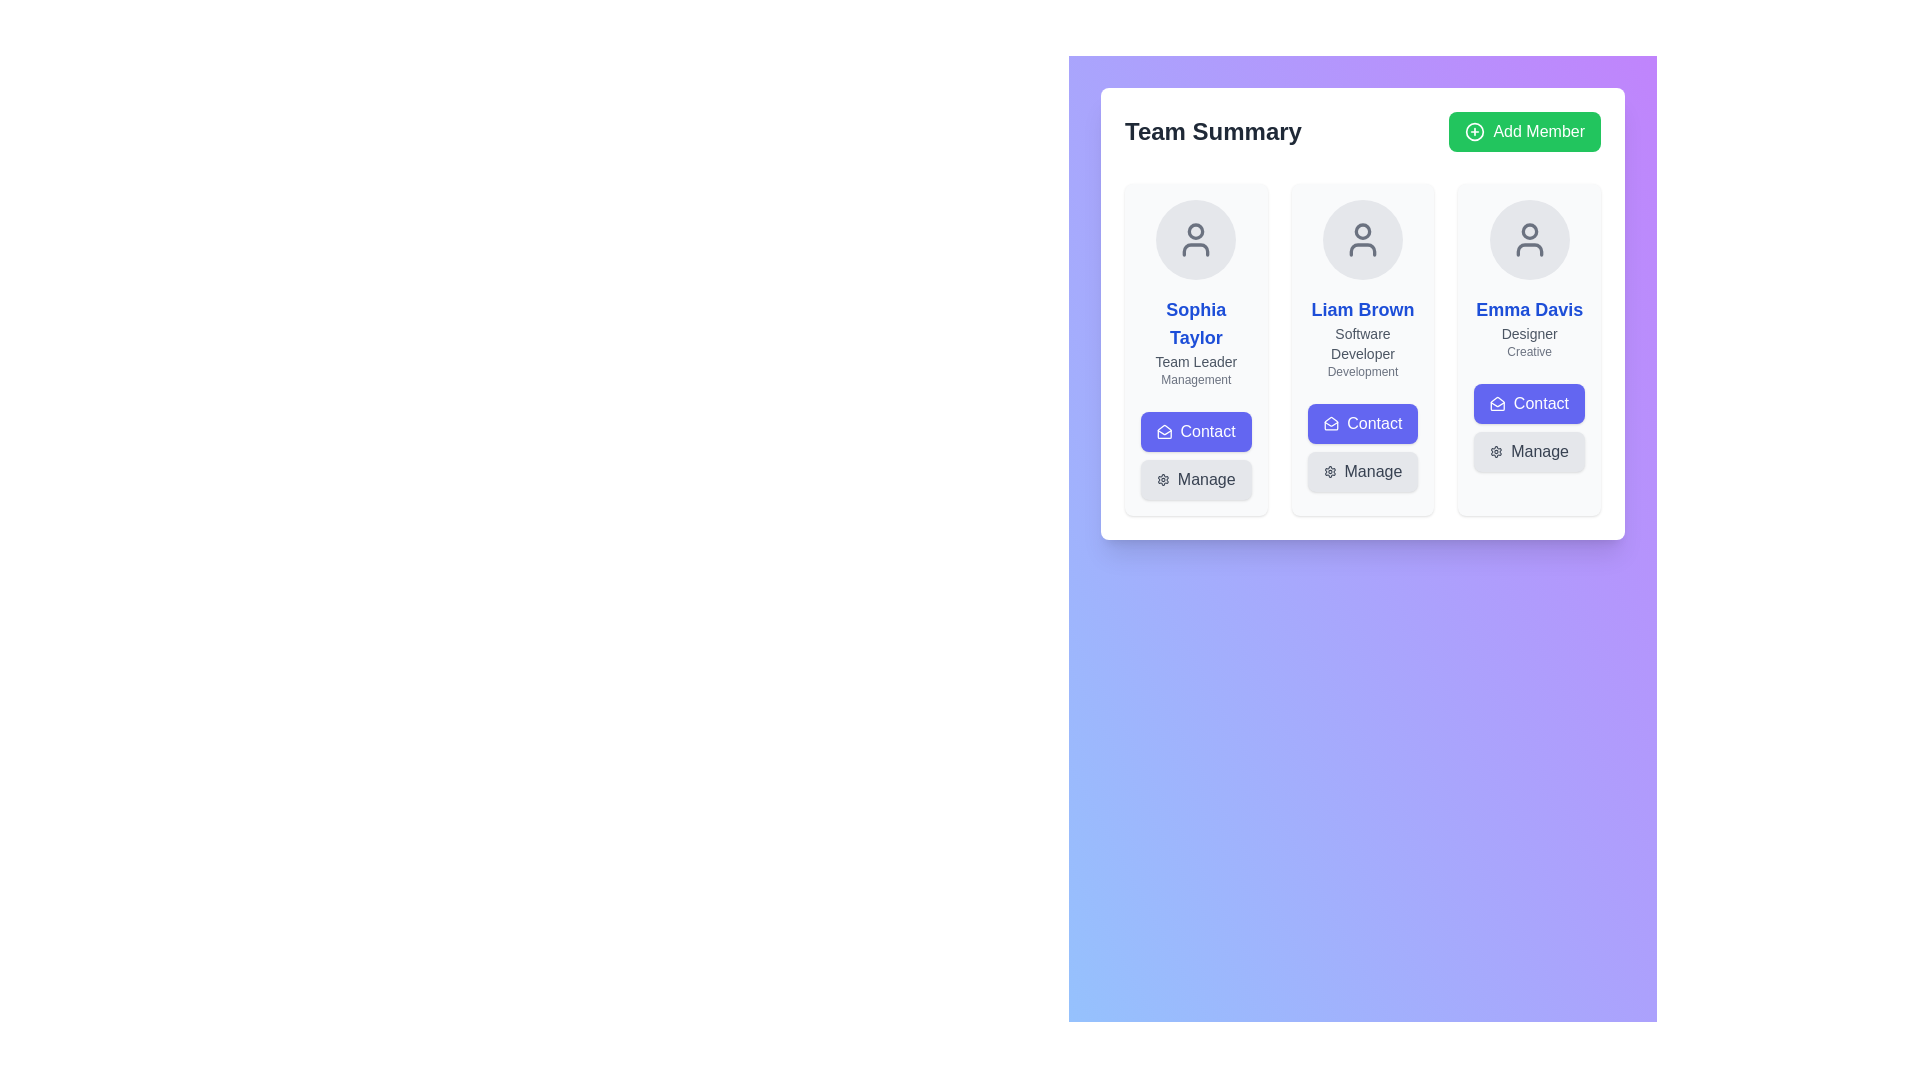 Image resolution: width=1920 pixels, height=1080 pixels. I want to click on the text element labeled 'Management' displayed in gray, located below 'Team Leader' in the team member card for 'Sophia Taylor.', so click(1196, 380).